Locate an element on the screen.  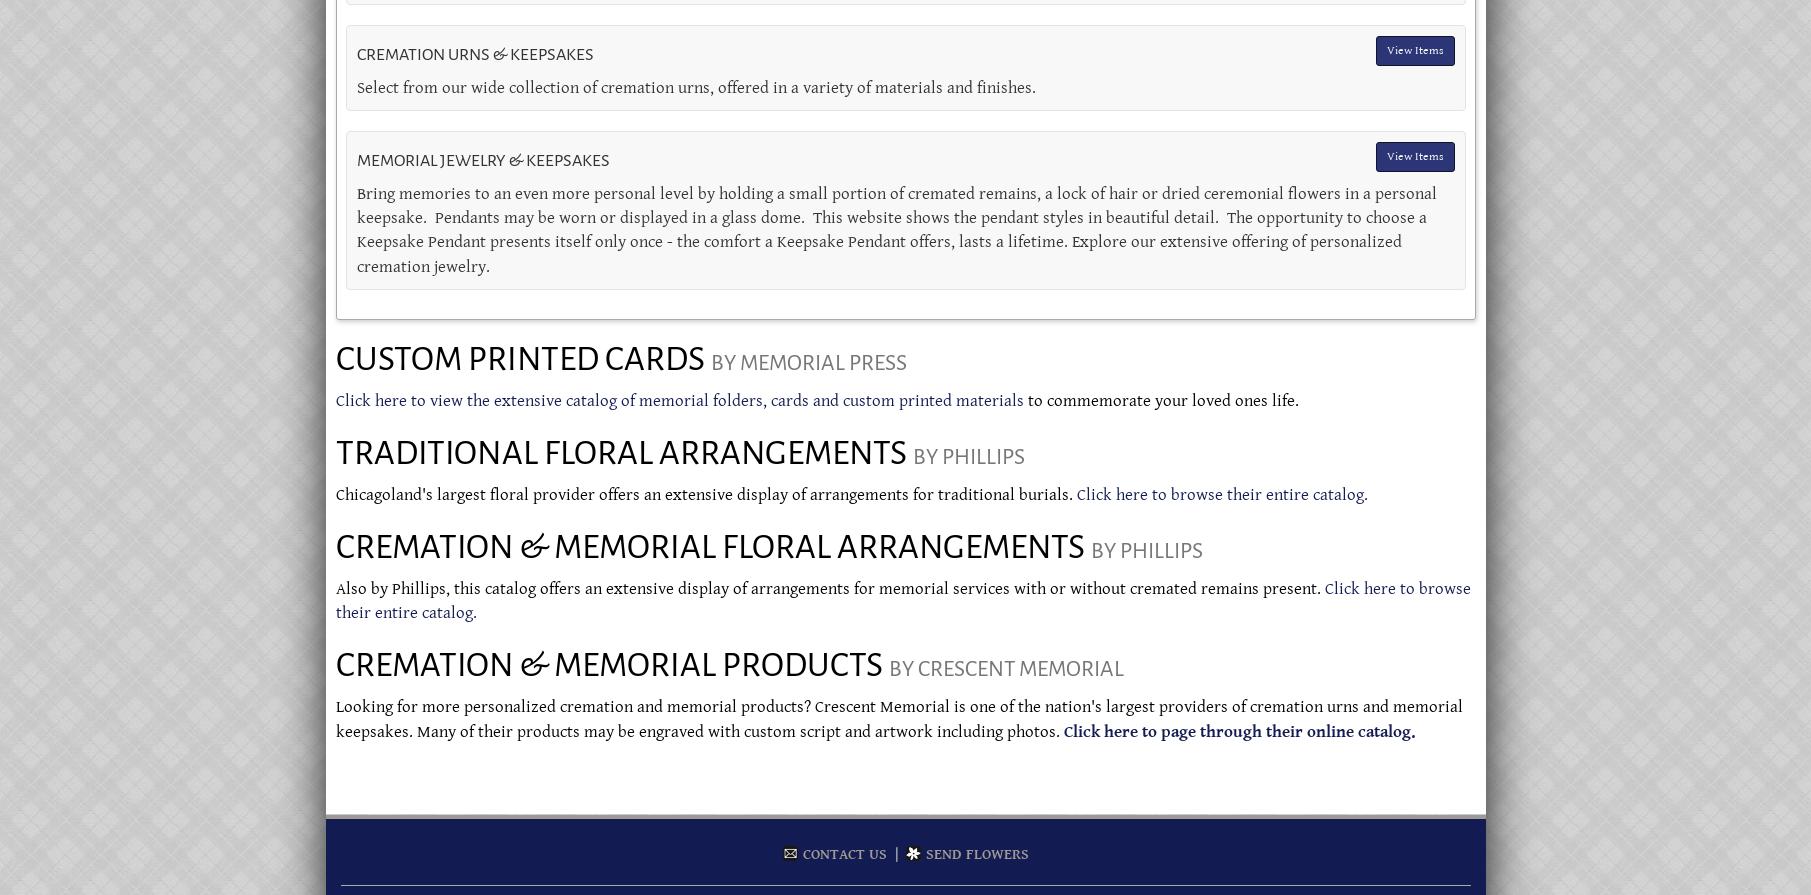
'Click here to view the extensive catalog of memorial folders, cards and custom printed materials' is located at coordinates (678, 400).